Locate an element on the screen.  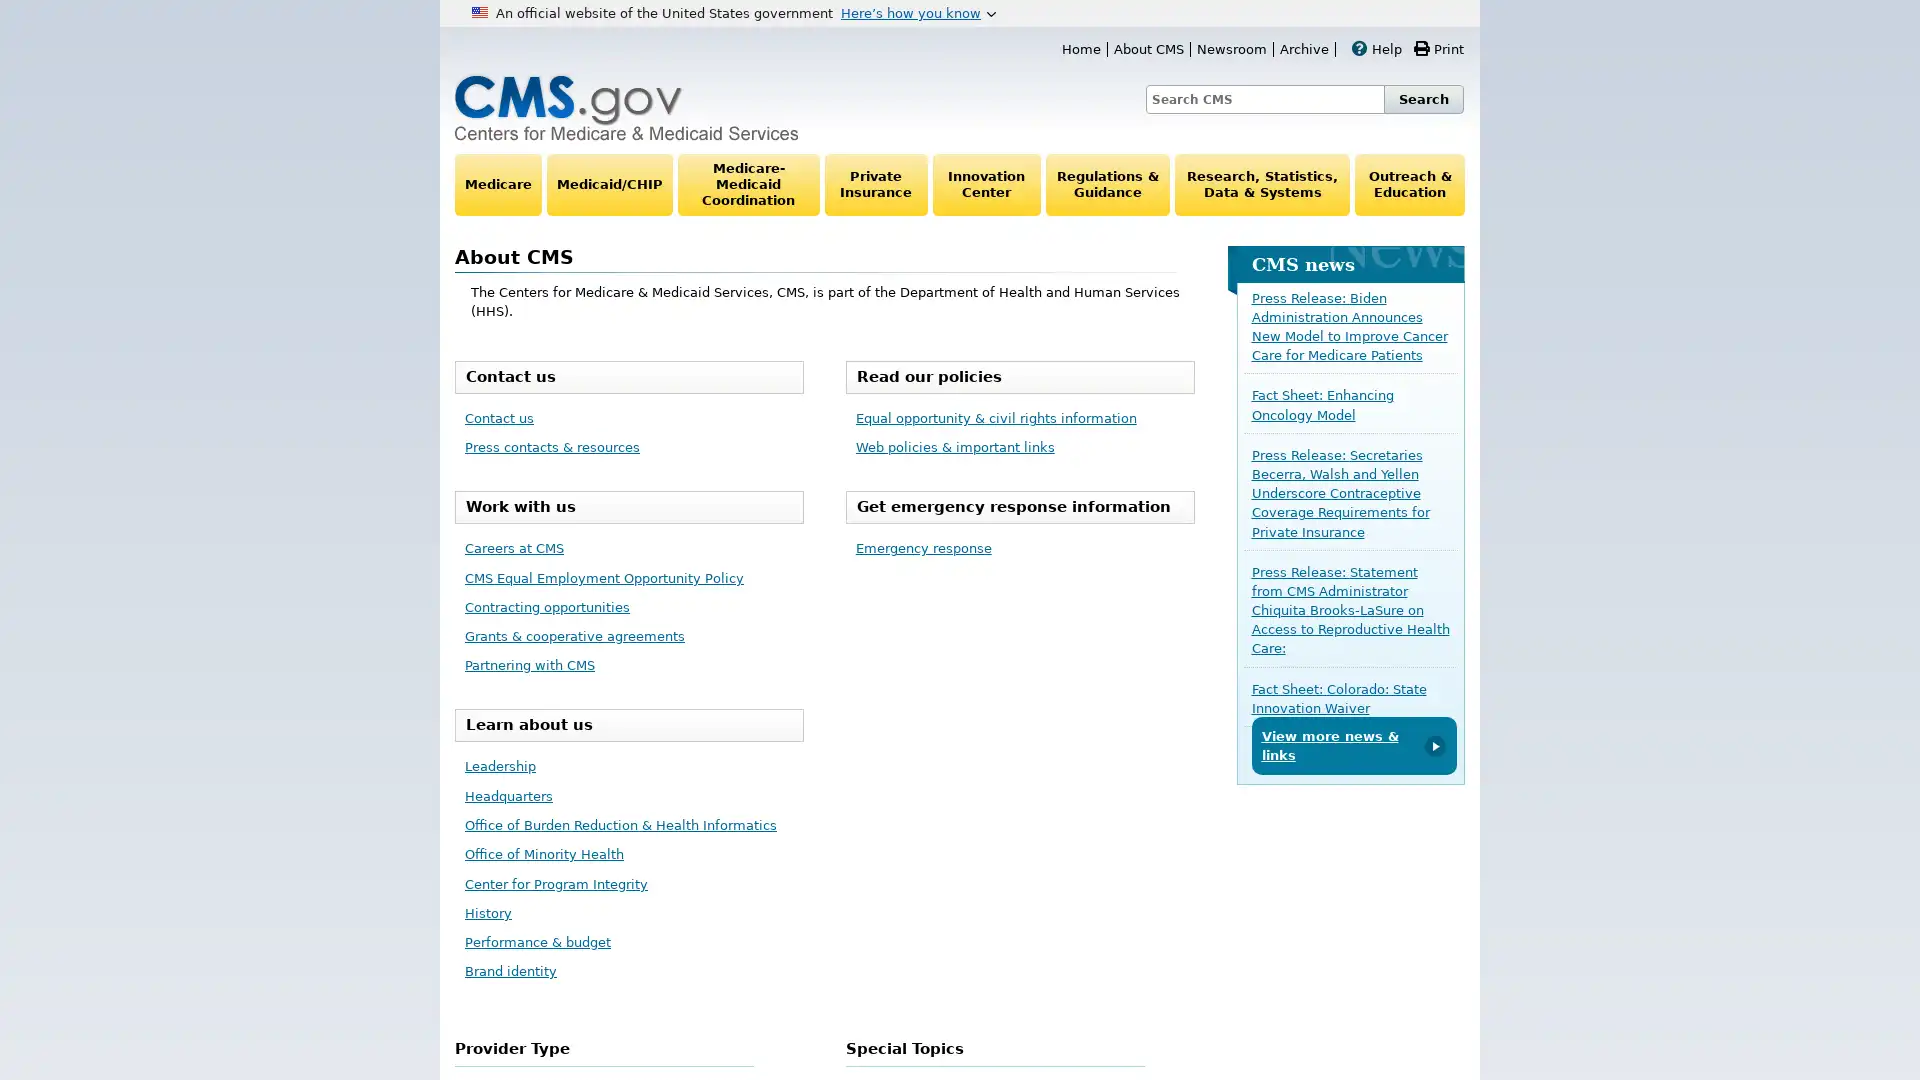
Search is located at coordinates (1423, 99).